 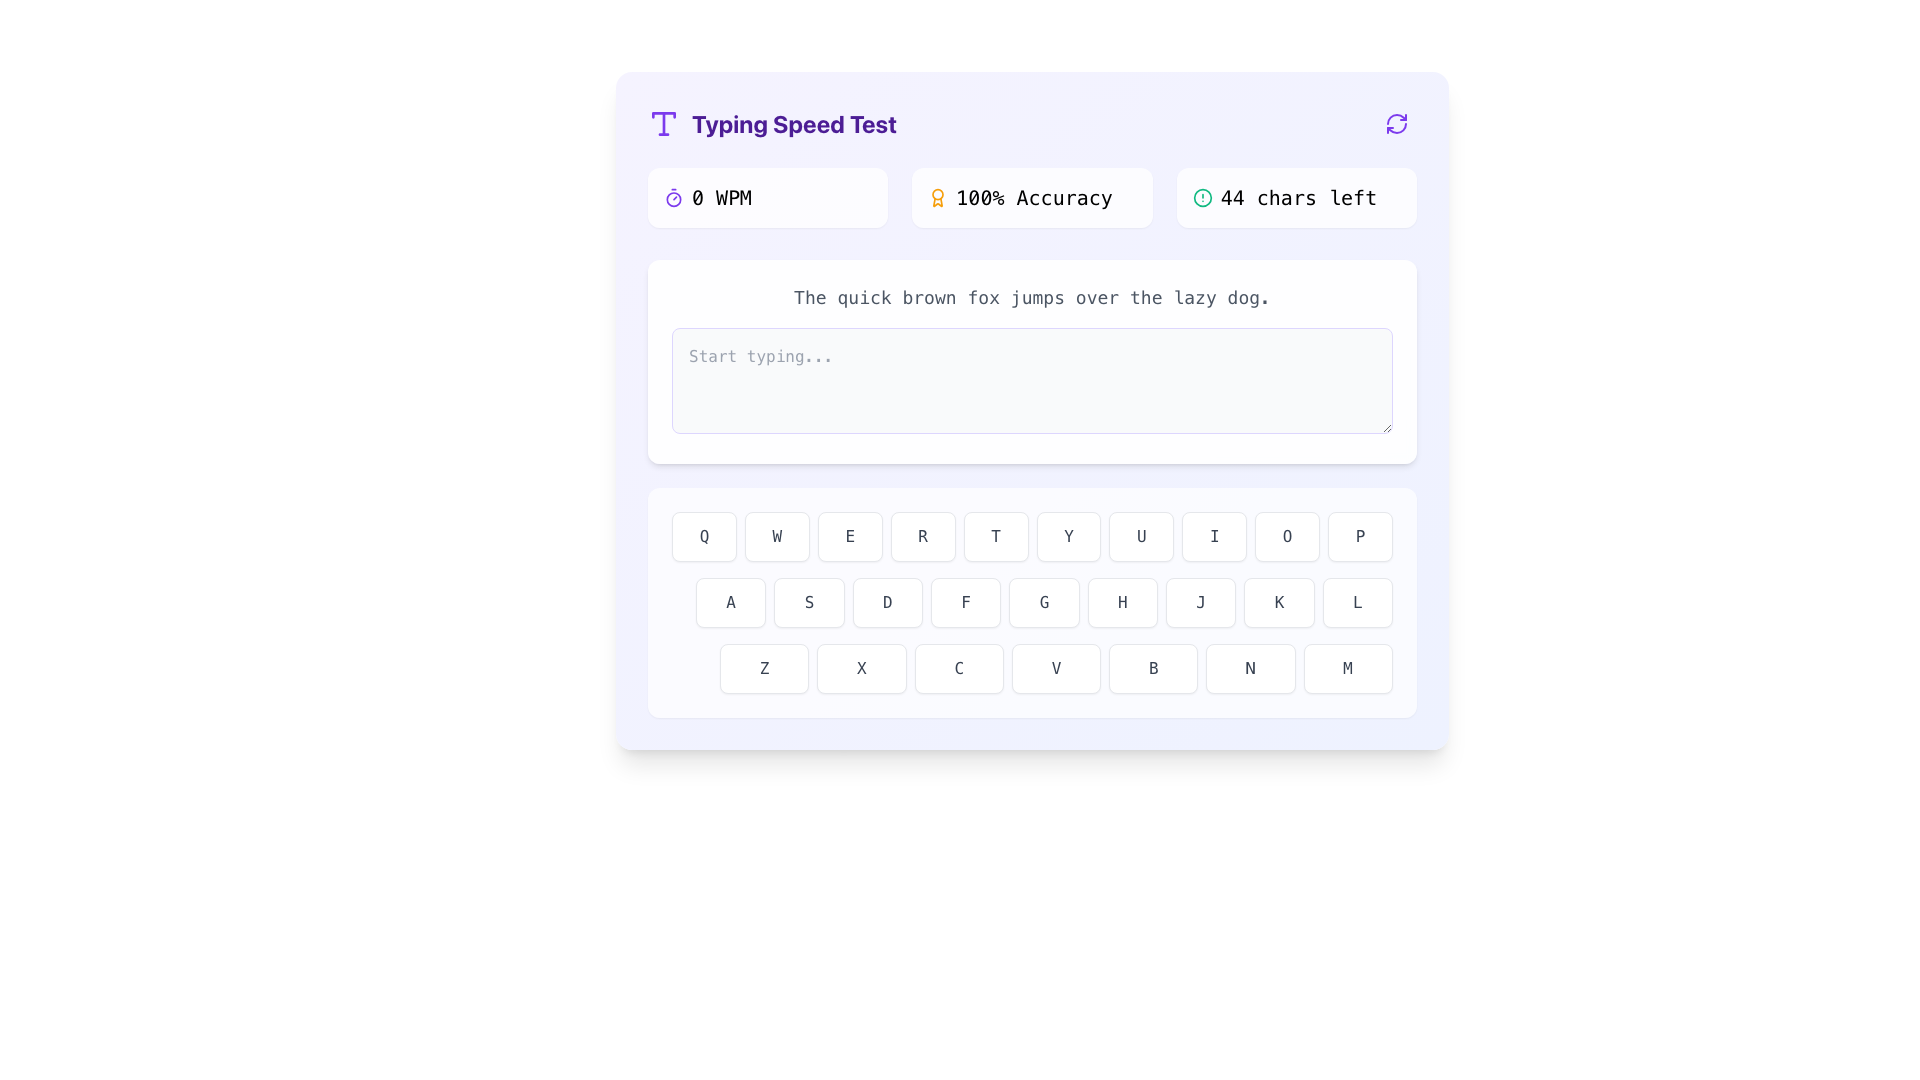 What do you see at coordinates (1200, 601) in the screenshot?
I see `the button representing the letter 'J', which is the seventh button in a grid layout of letter buttons, located on the third row between 'H' and 'K'` at bounding box center [1200, 601].